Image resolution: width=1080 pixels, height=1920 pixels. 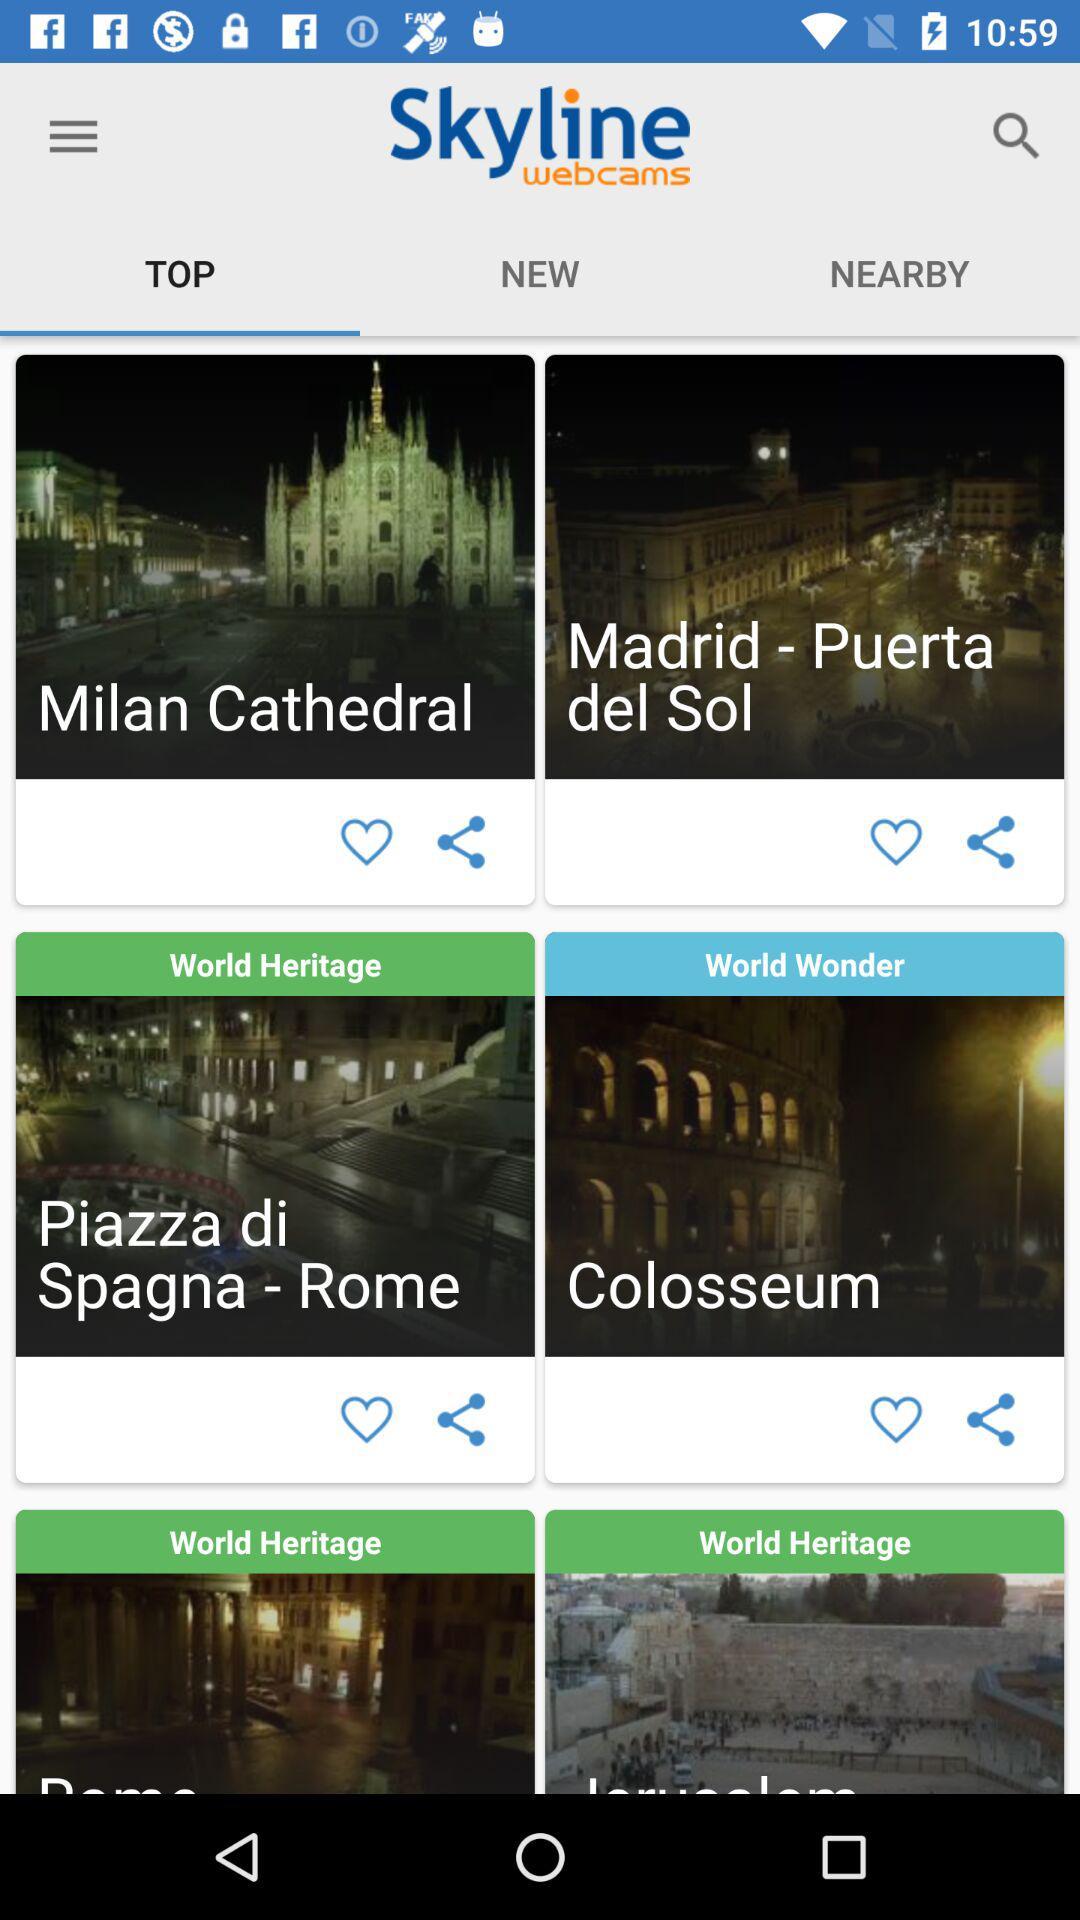 I want to click on webcam, so click(x=275, y=1144).